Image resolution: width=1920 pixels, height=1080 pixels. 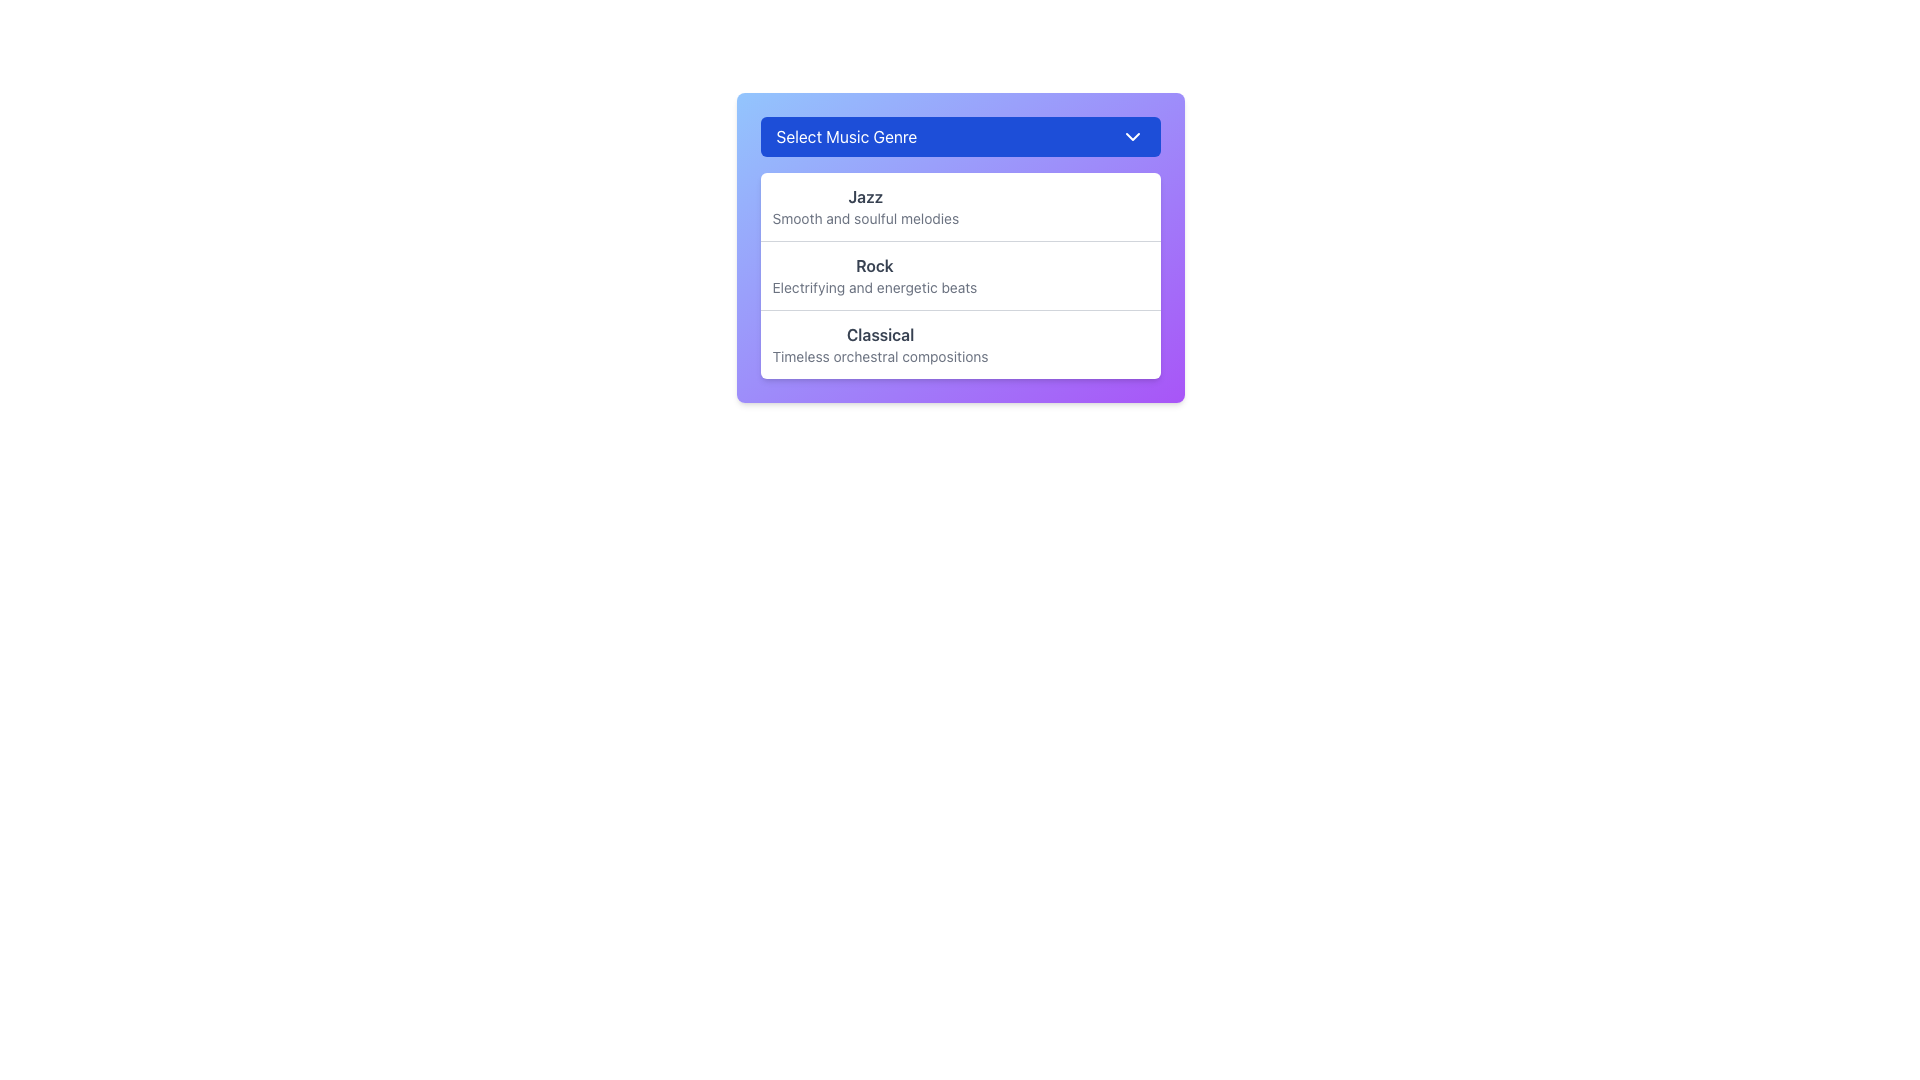 What do you see at coordinates (865, 196) in the screenshot?
I see `the text label displaying 'Jazz' in the dropdown menu, located under 'Select Music Genre'` at bounding box center [865, 196].